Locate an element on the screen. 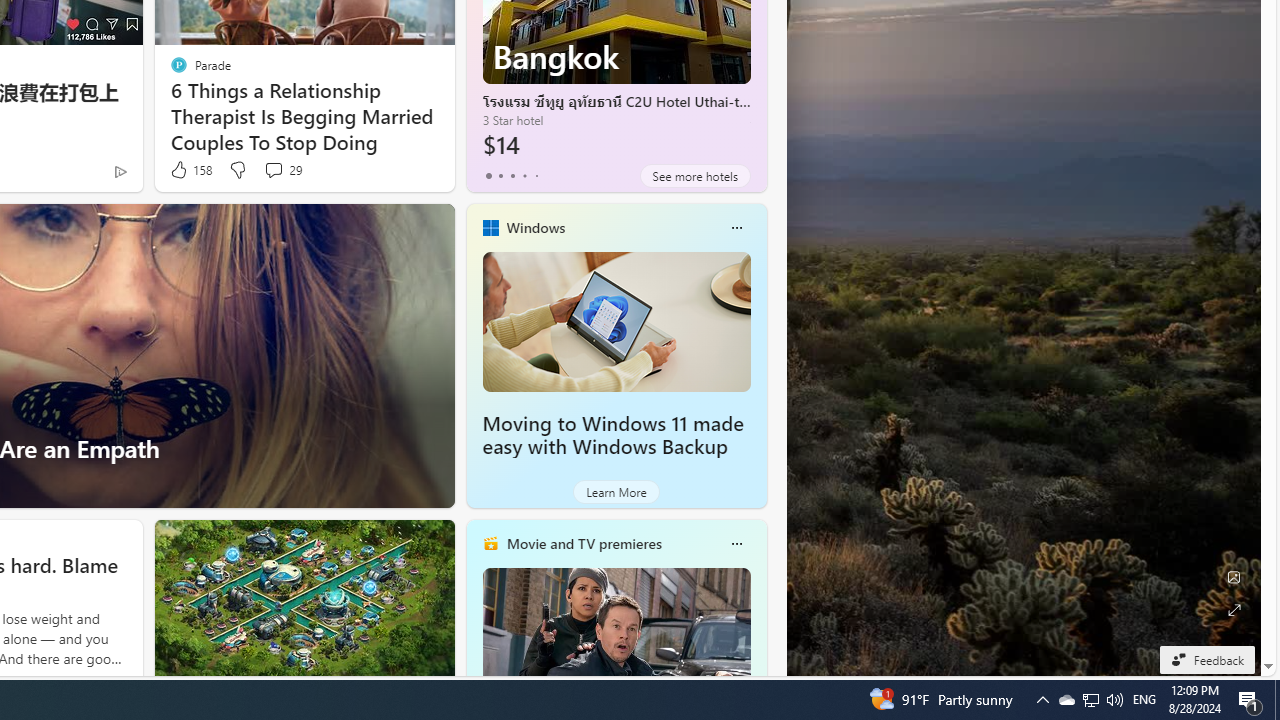 The width and height of the screenshot is (1280, 720). 'Windows' is located at coordinates (535, 226).